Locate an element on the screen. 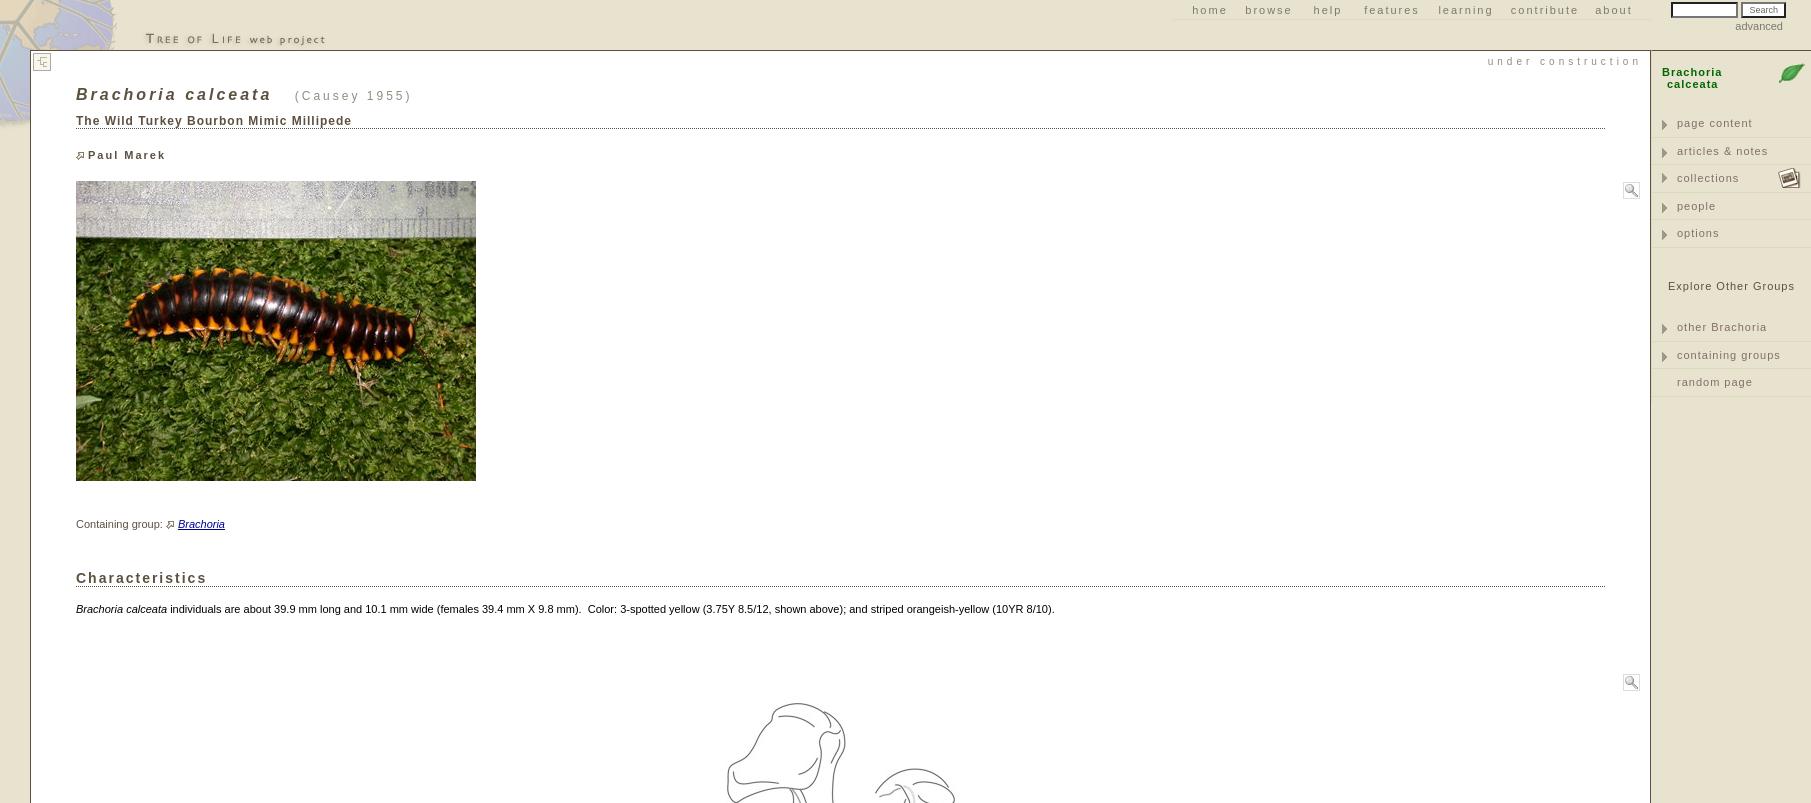 The image size is (1811, 803). 'Under Construction' is located at coordinates (1563, 60).